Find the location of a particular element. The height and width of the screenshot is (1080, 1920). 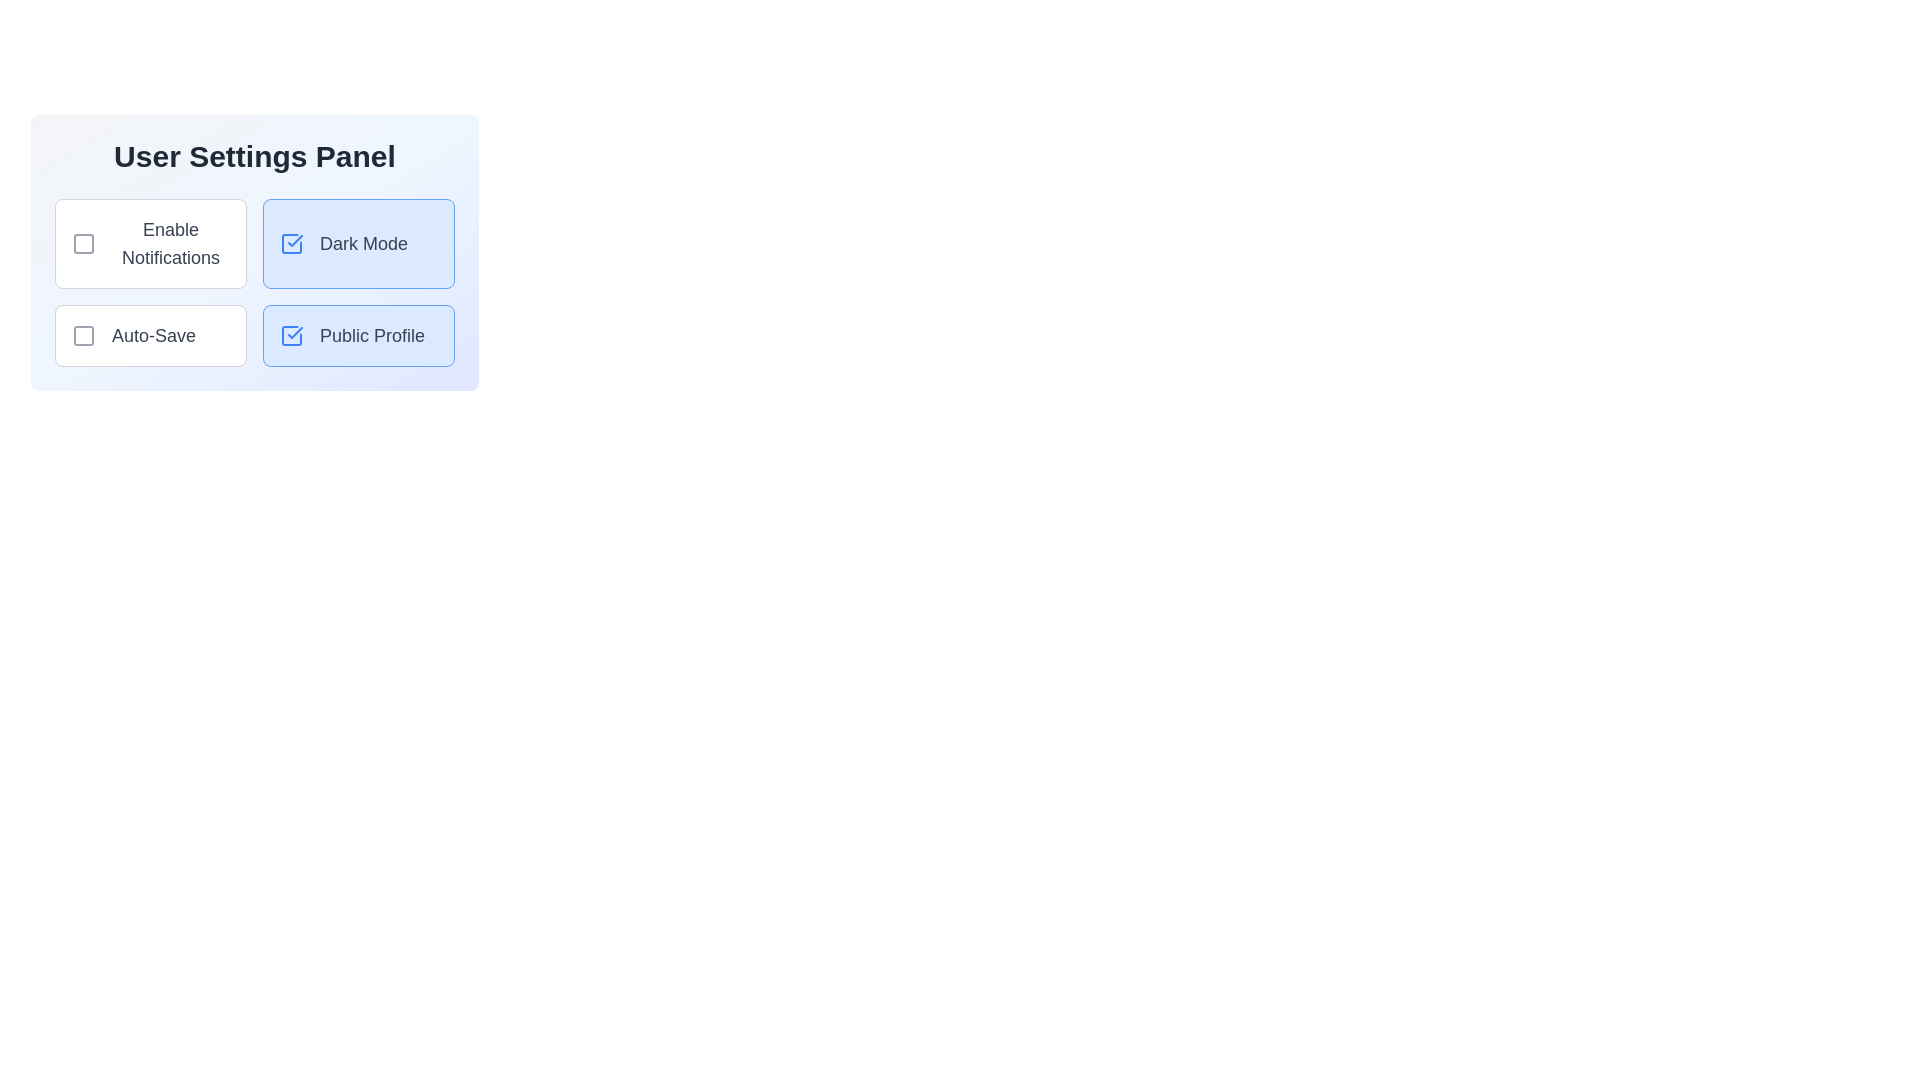

the text label that describes the checkbox for enabling or disabling 'Dark Mode' located in the upper-right section of the user settings panel is located at coordinates (364, 242).